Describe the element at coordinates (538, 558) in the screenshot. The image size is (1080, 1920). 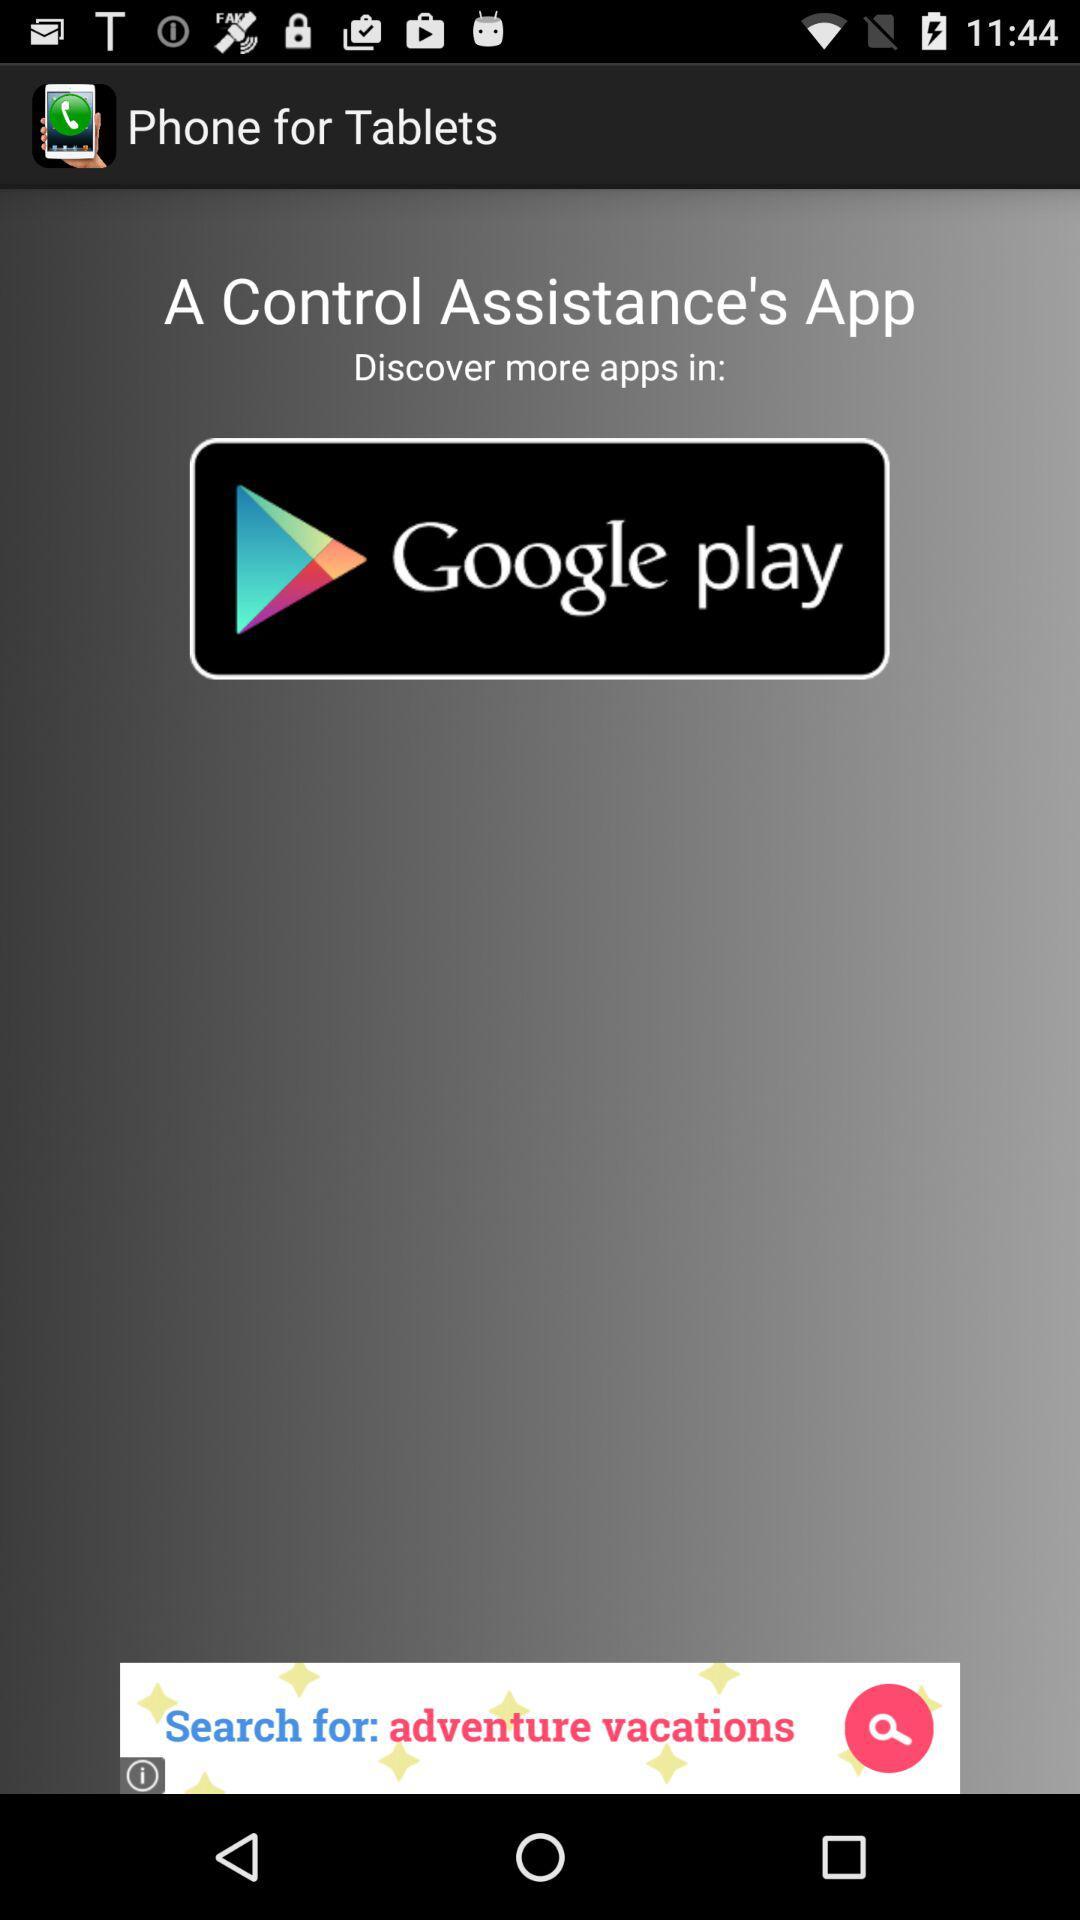
I see `google play` at that location.